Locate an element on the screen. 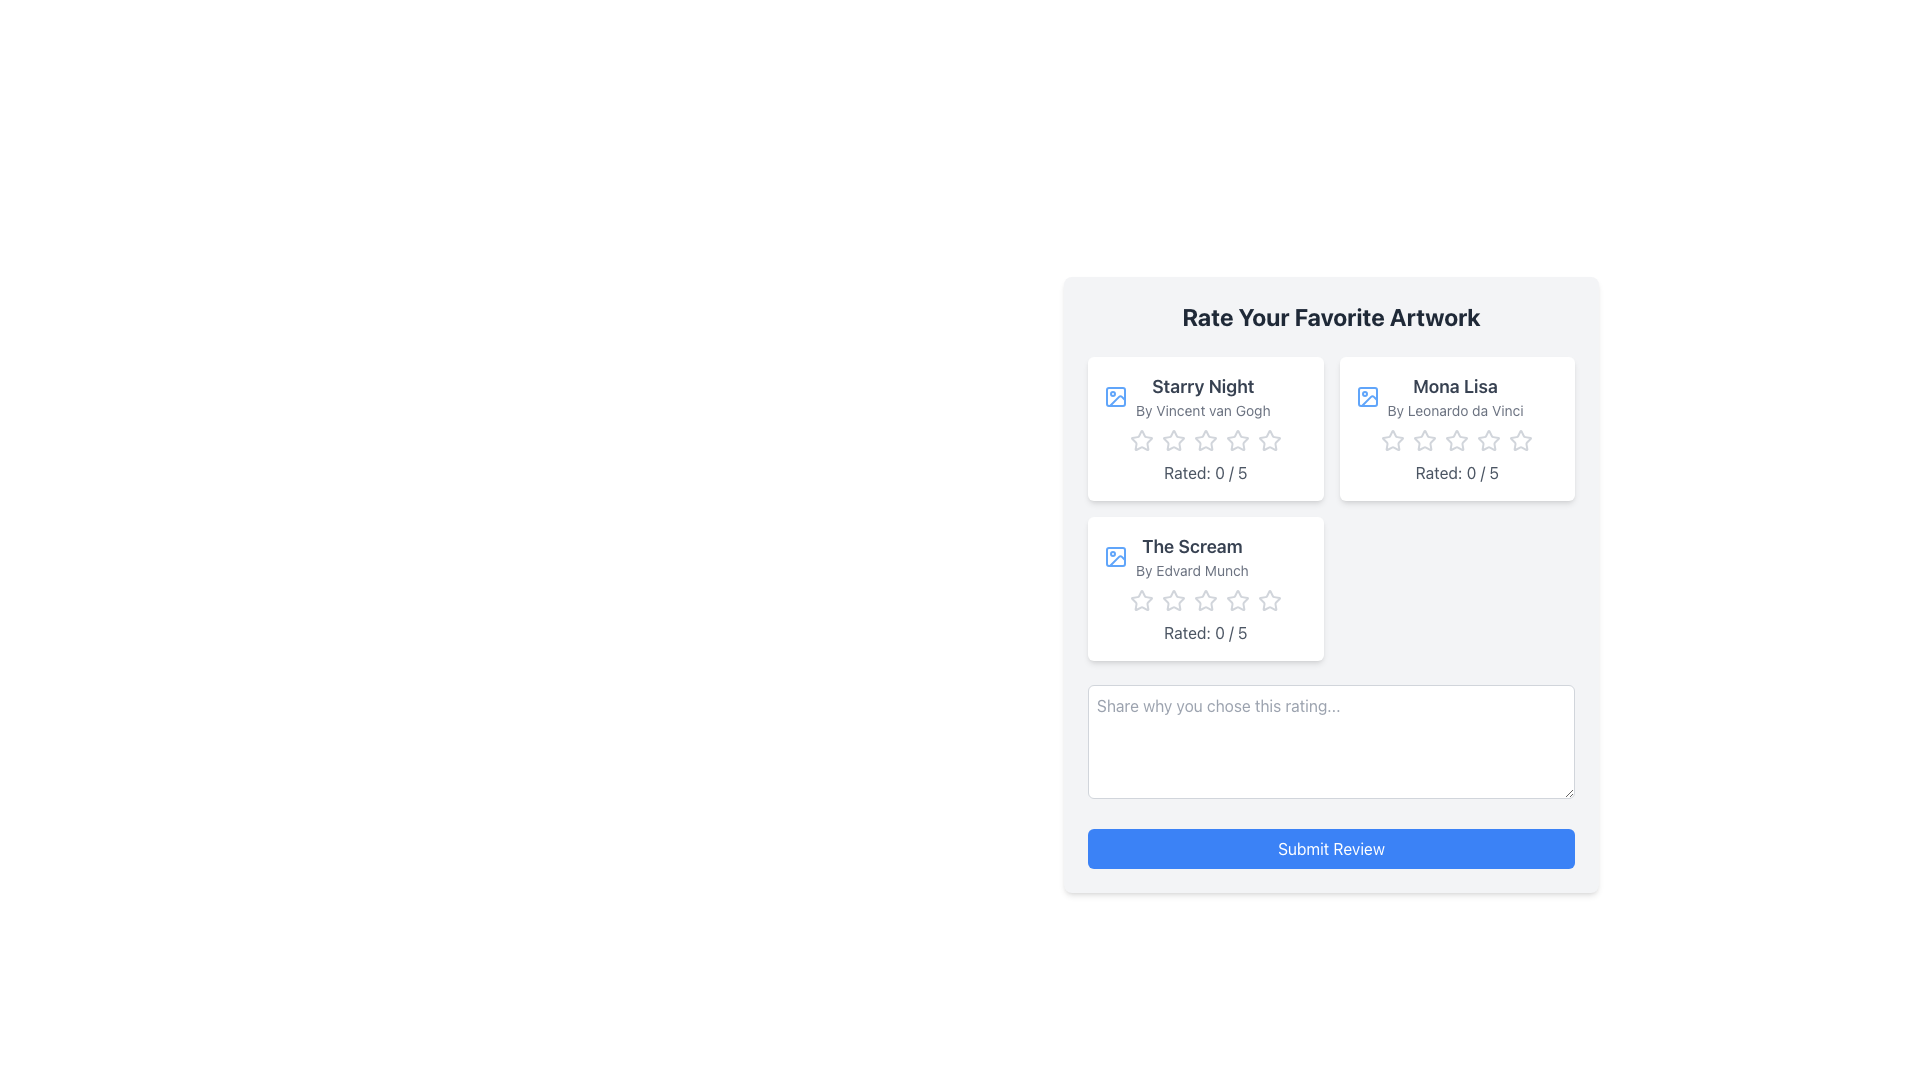  the third star-shaped rating icon for the 'Mona Lisa' artwork is located at coordinates (1520, 439).